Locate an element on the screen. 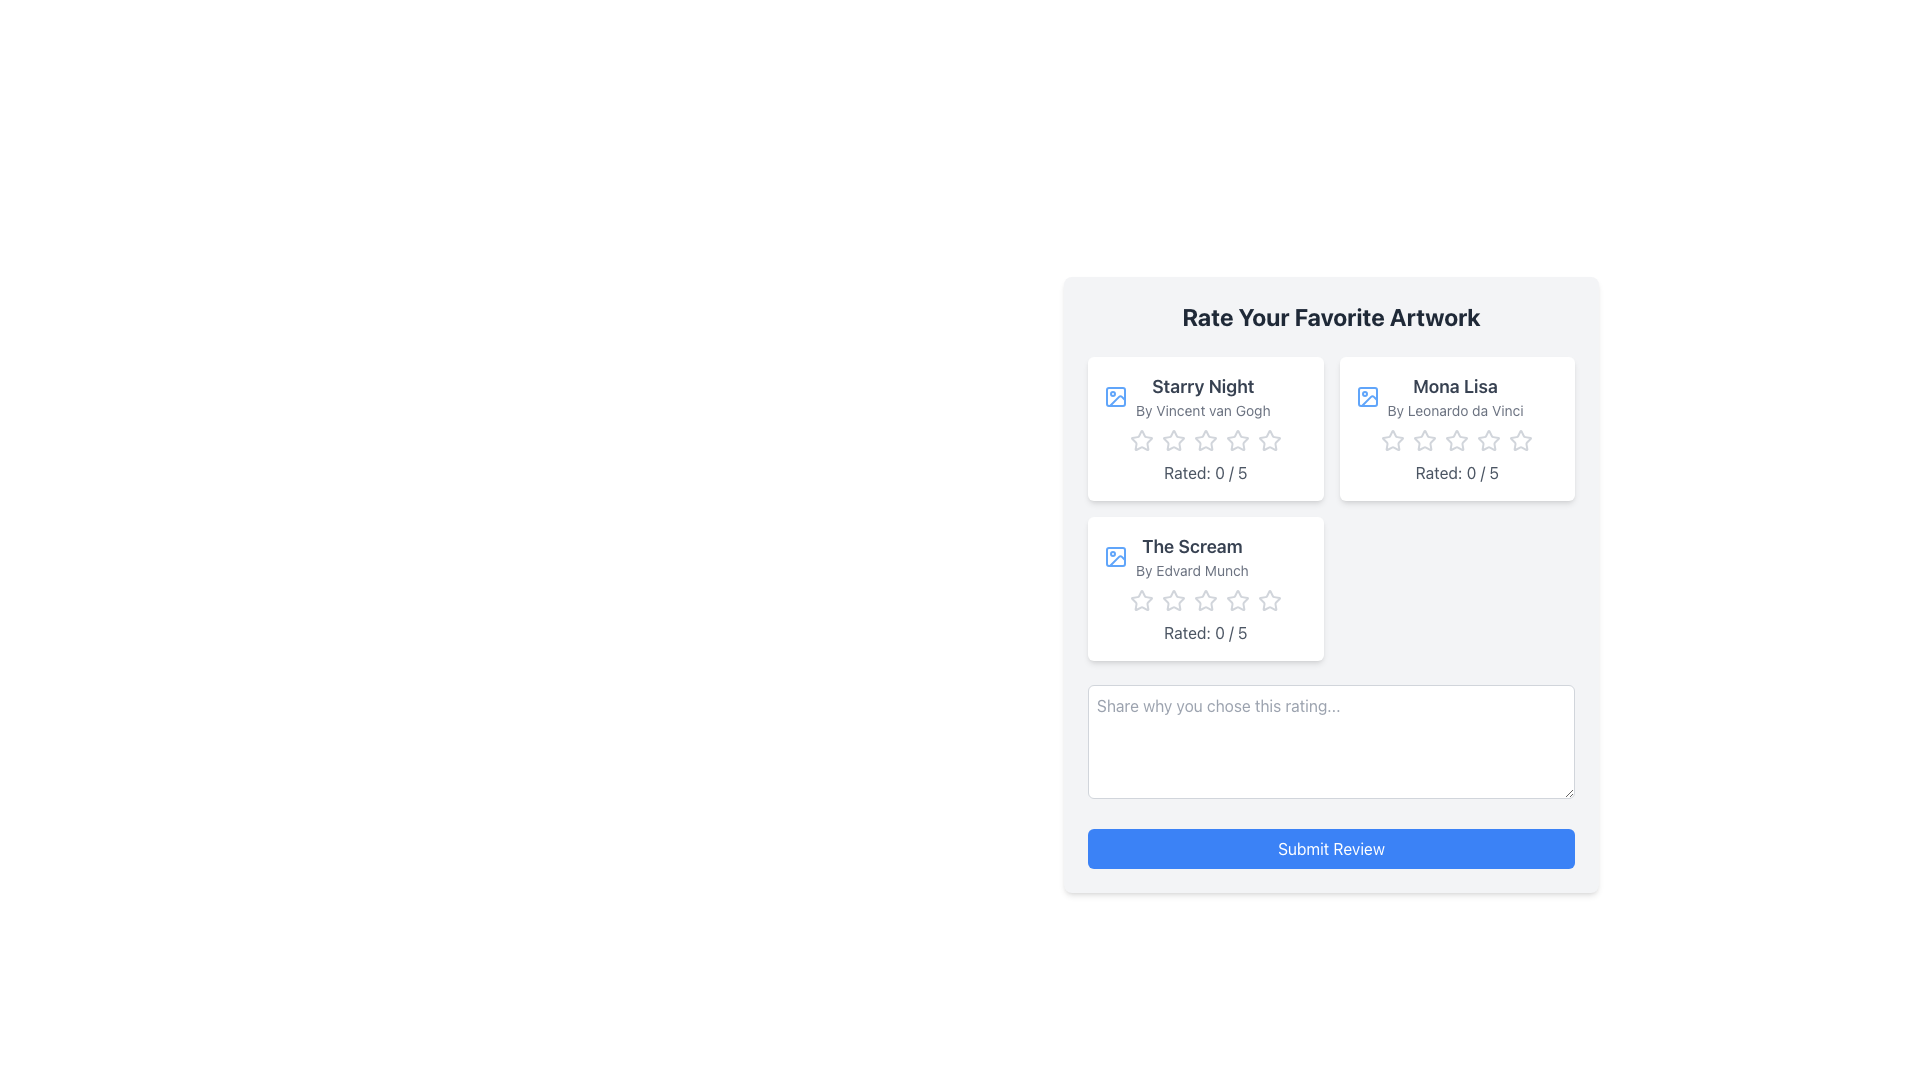  the third star-shaped rating icon for the 'Mona Lisa' artwork is located at coordinates (1520, 439).